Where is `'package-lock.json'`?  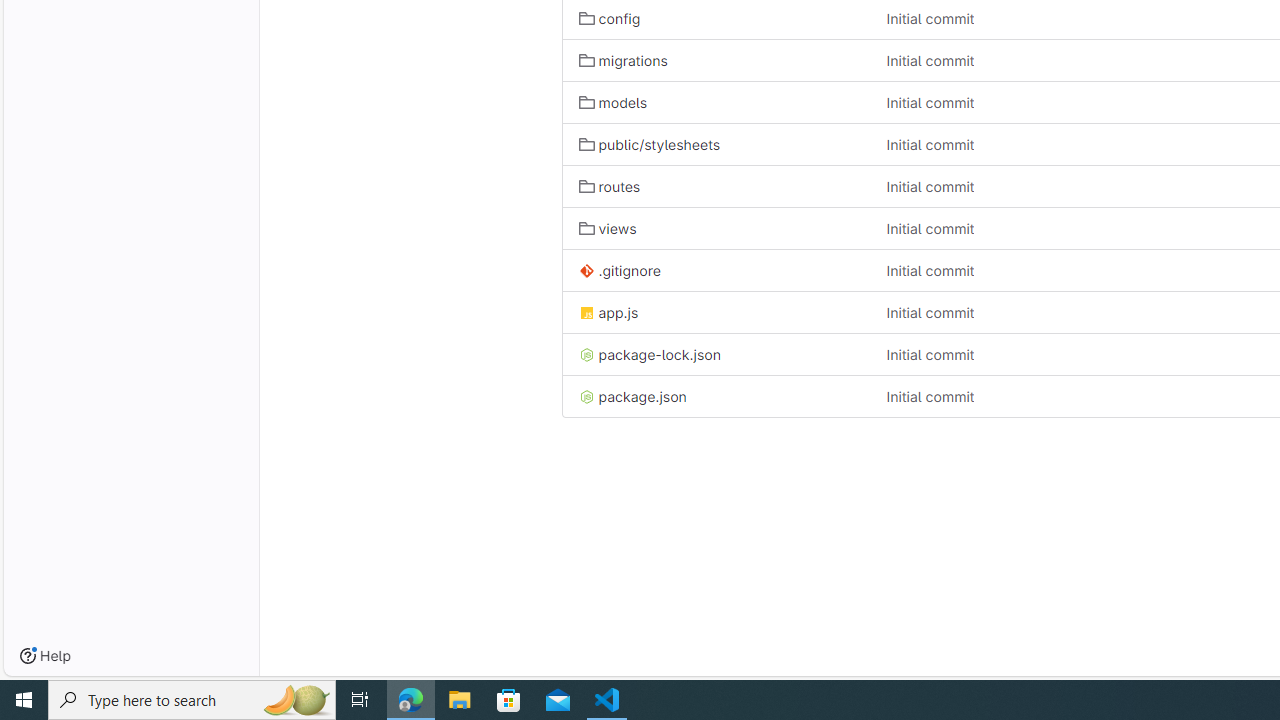 'package-lock.json' is located at coordinates (716, 353).